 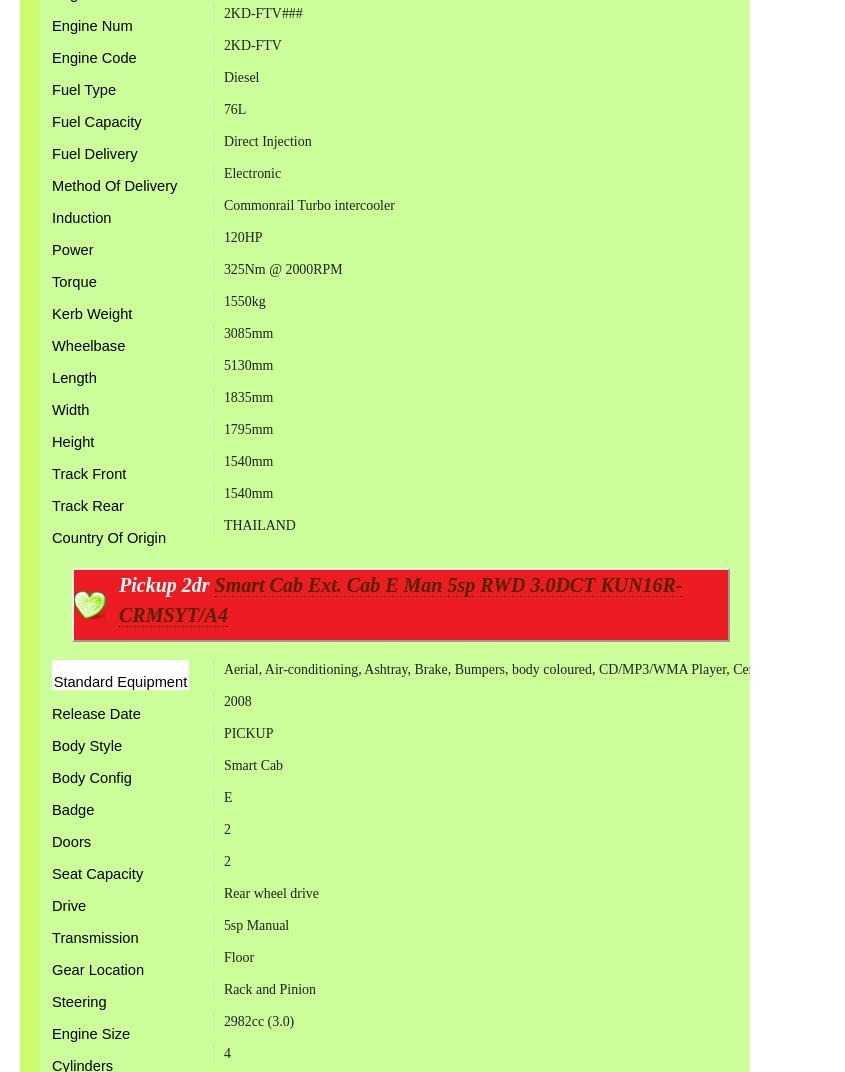 What do you see at coordinates (87, 505) in the screenshot?
I see `'Track Rear'` at bounding box center [87, 505].